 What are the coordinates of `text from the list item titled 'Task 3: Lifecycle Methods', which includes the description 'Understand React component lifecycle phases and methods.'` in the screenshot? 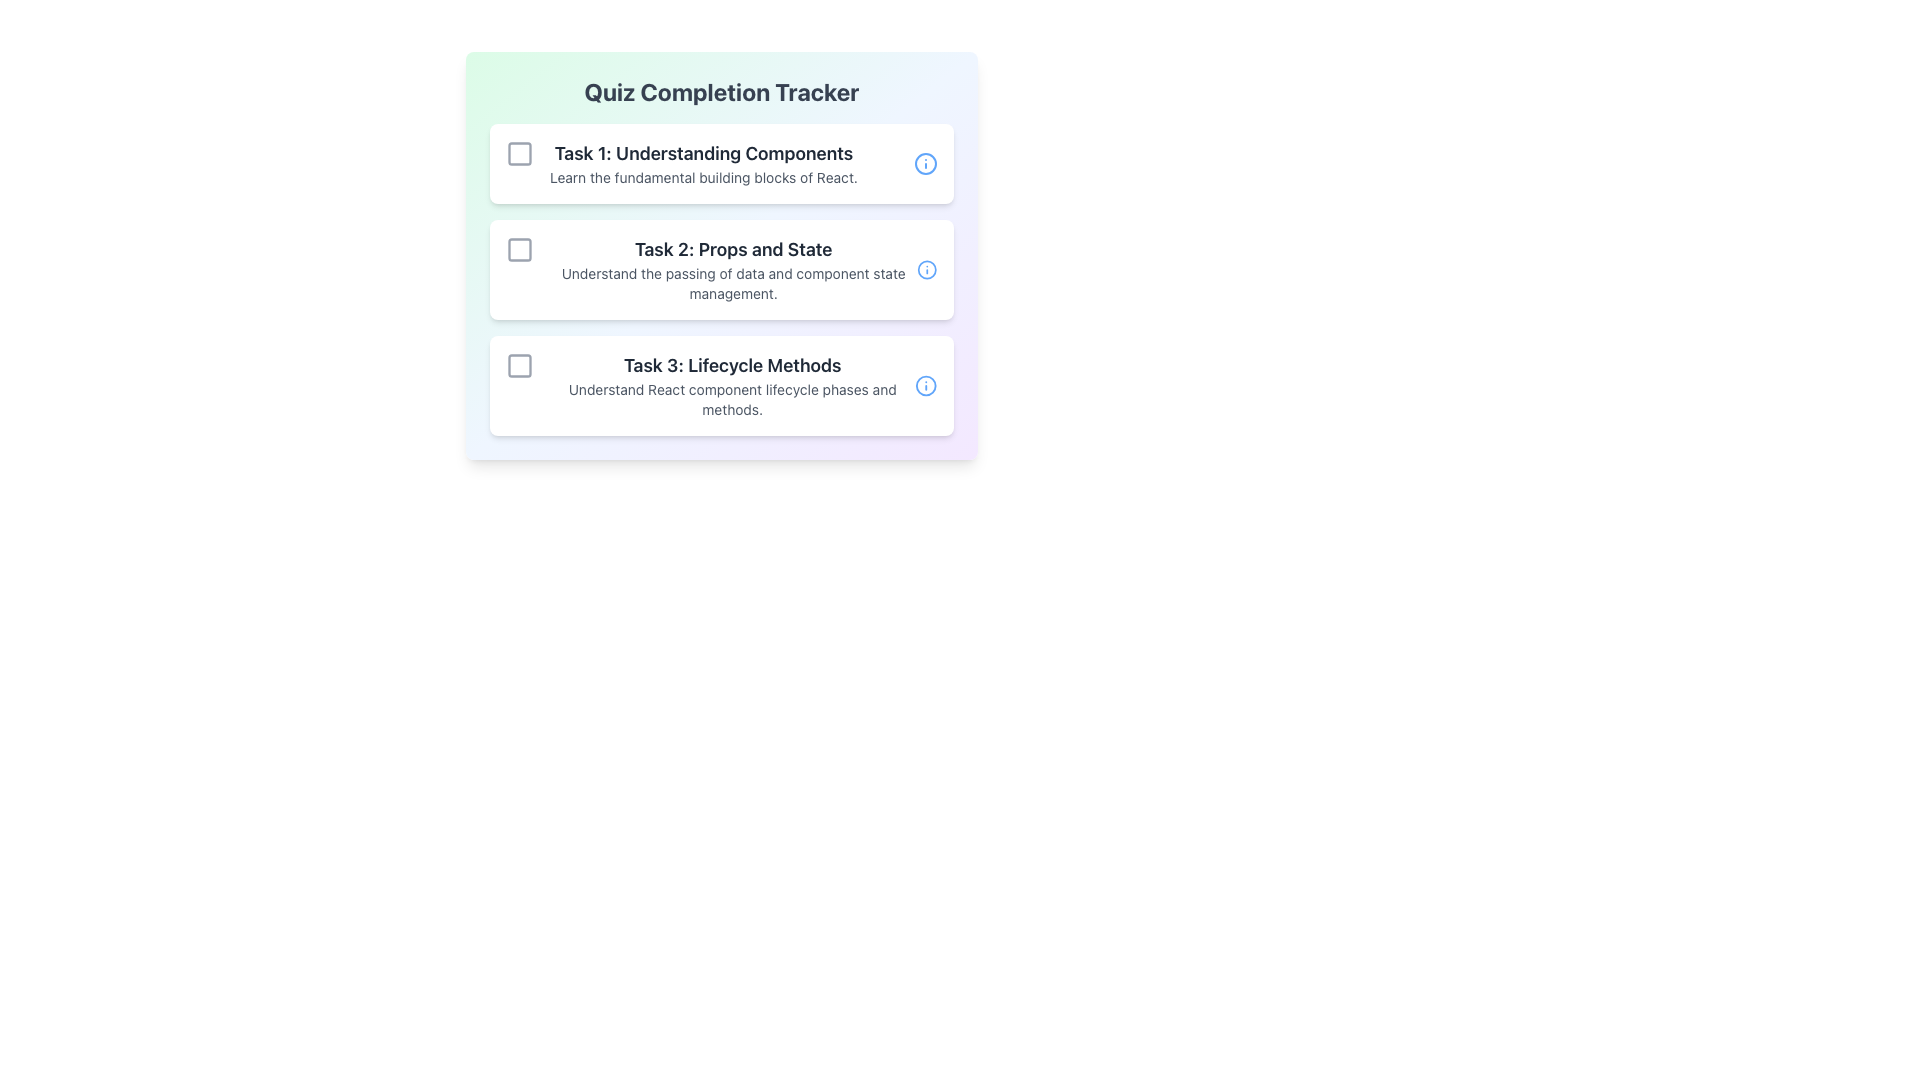 It's located at (731, 385).